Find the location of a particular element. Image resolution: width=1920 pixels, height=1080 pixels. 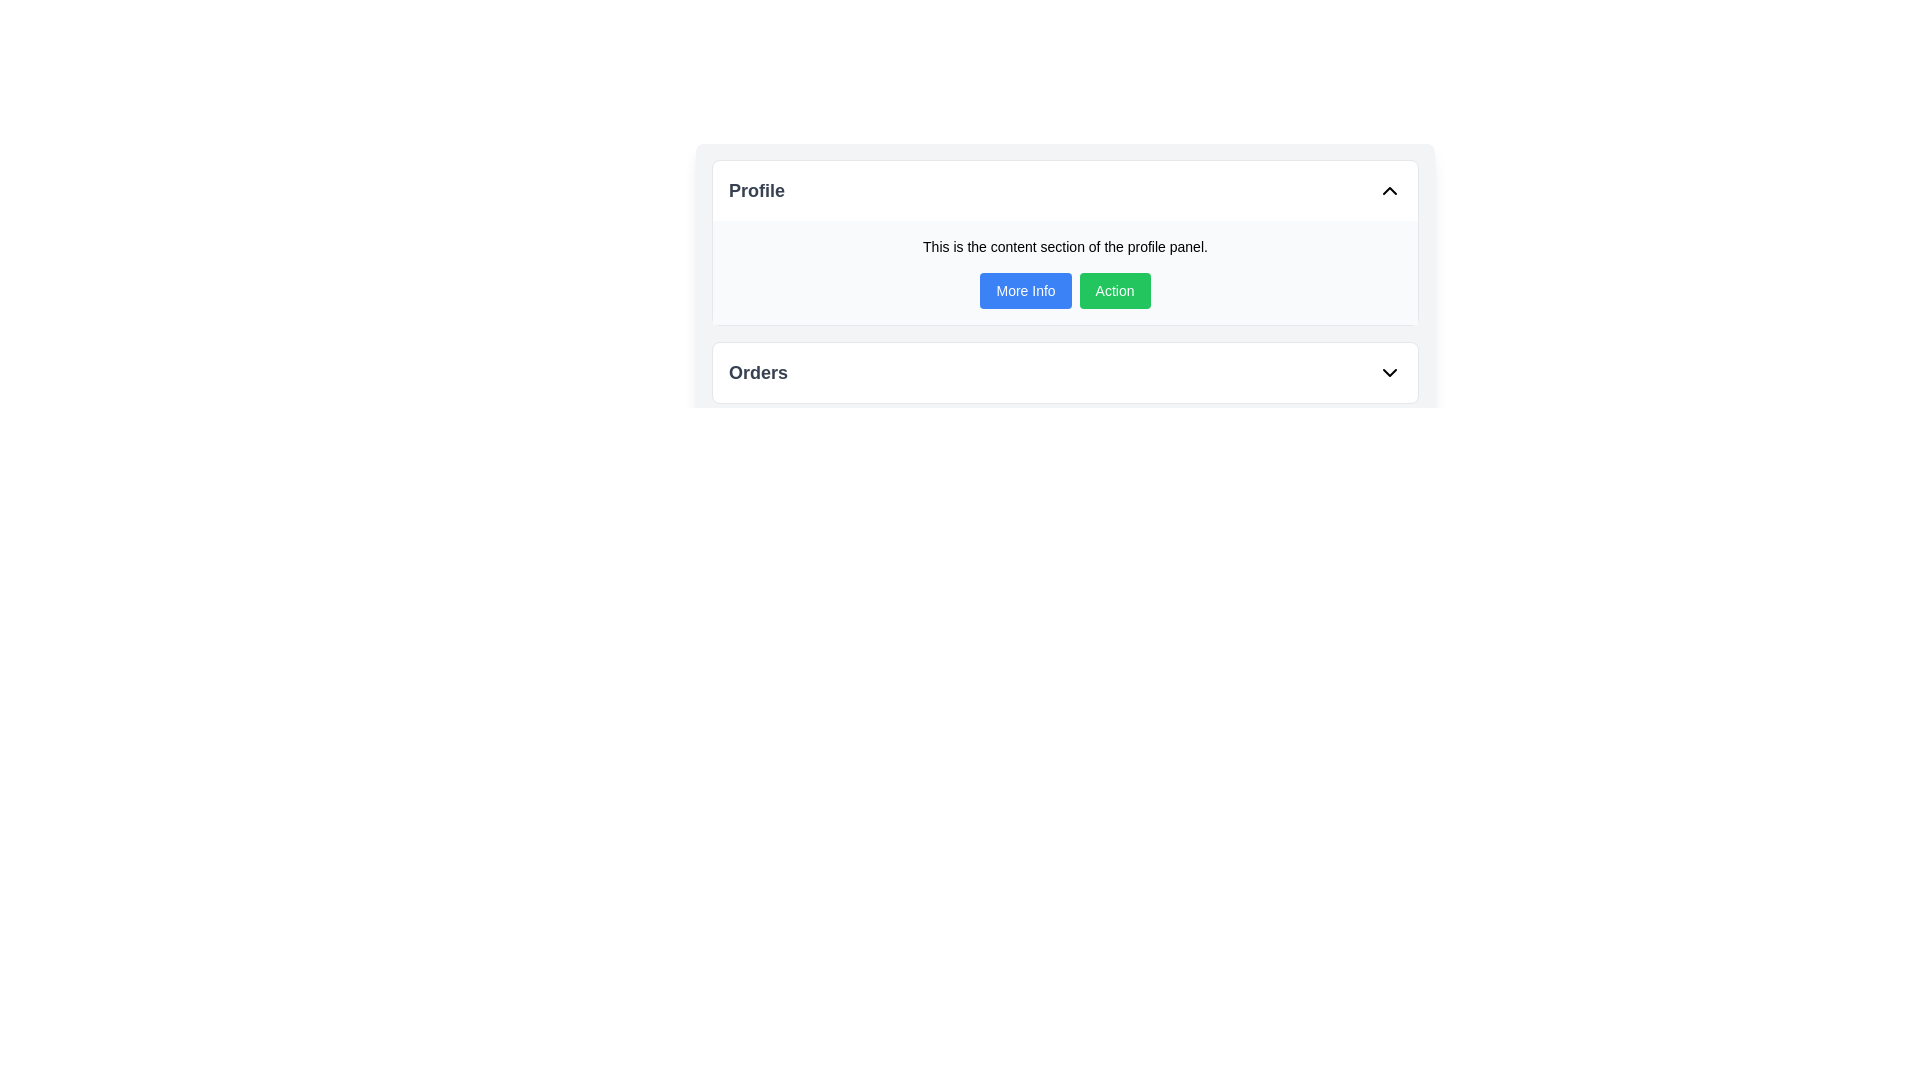

the descriptive text block in the 'Profile' section which provides information related to the section and is located above the 'More Info' and 'Action' buttons is located at coordinates (1064, 245).